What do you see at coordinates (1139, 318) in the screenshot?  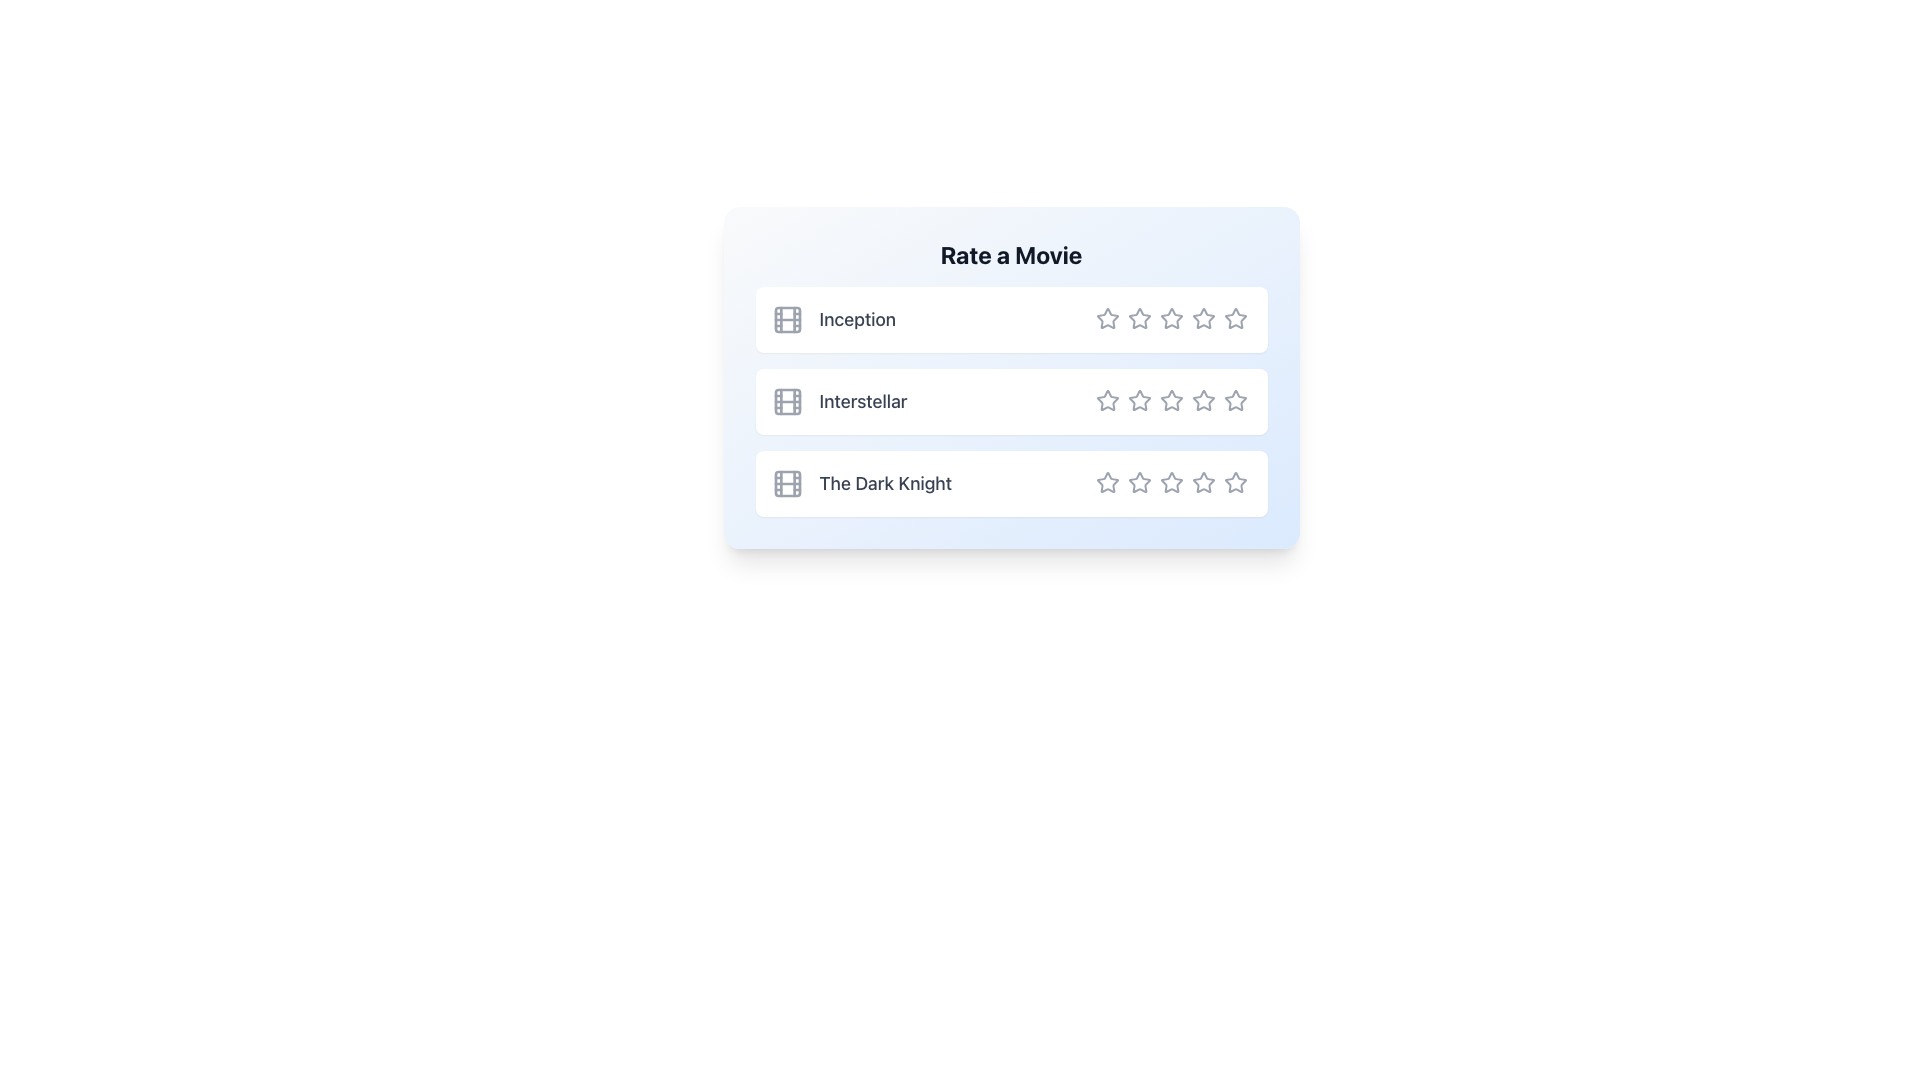 I see `the second star button used to rate the movie 'Inception' with a rating of 2 stars` at bounding box center [1139, 318].